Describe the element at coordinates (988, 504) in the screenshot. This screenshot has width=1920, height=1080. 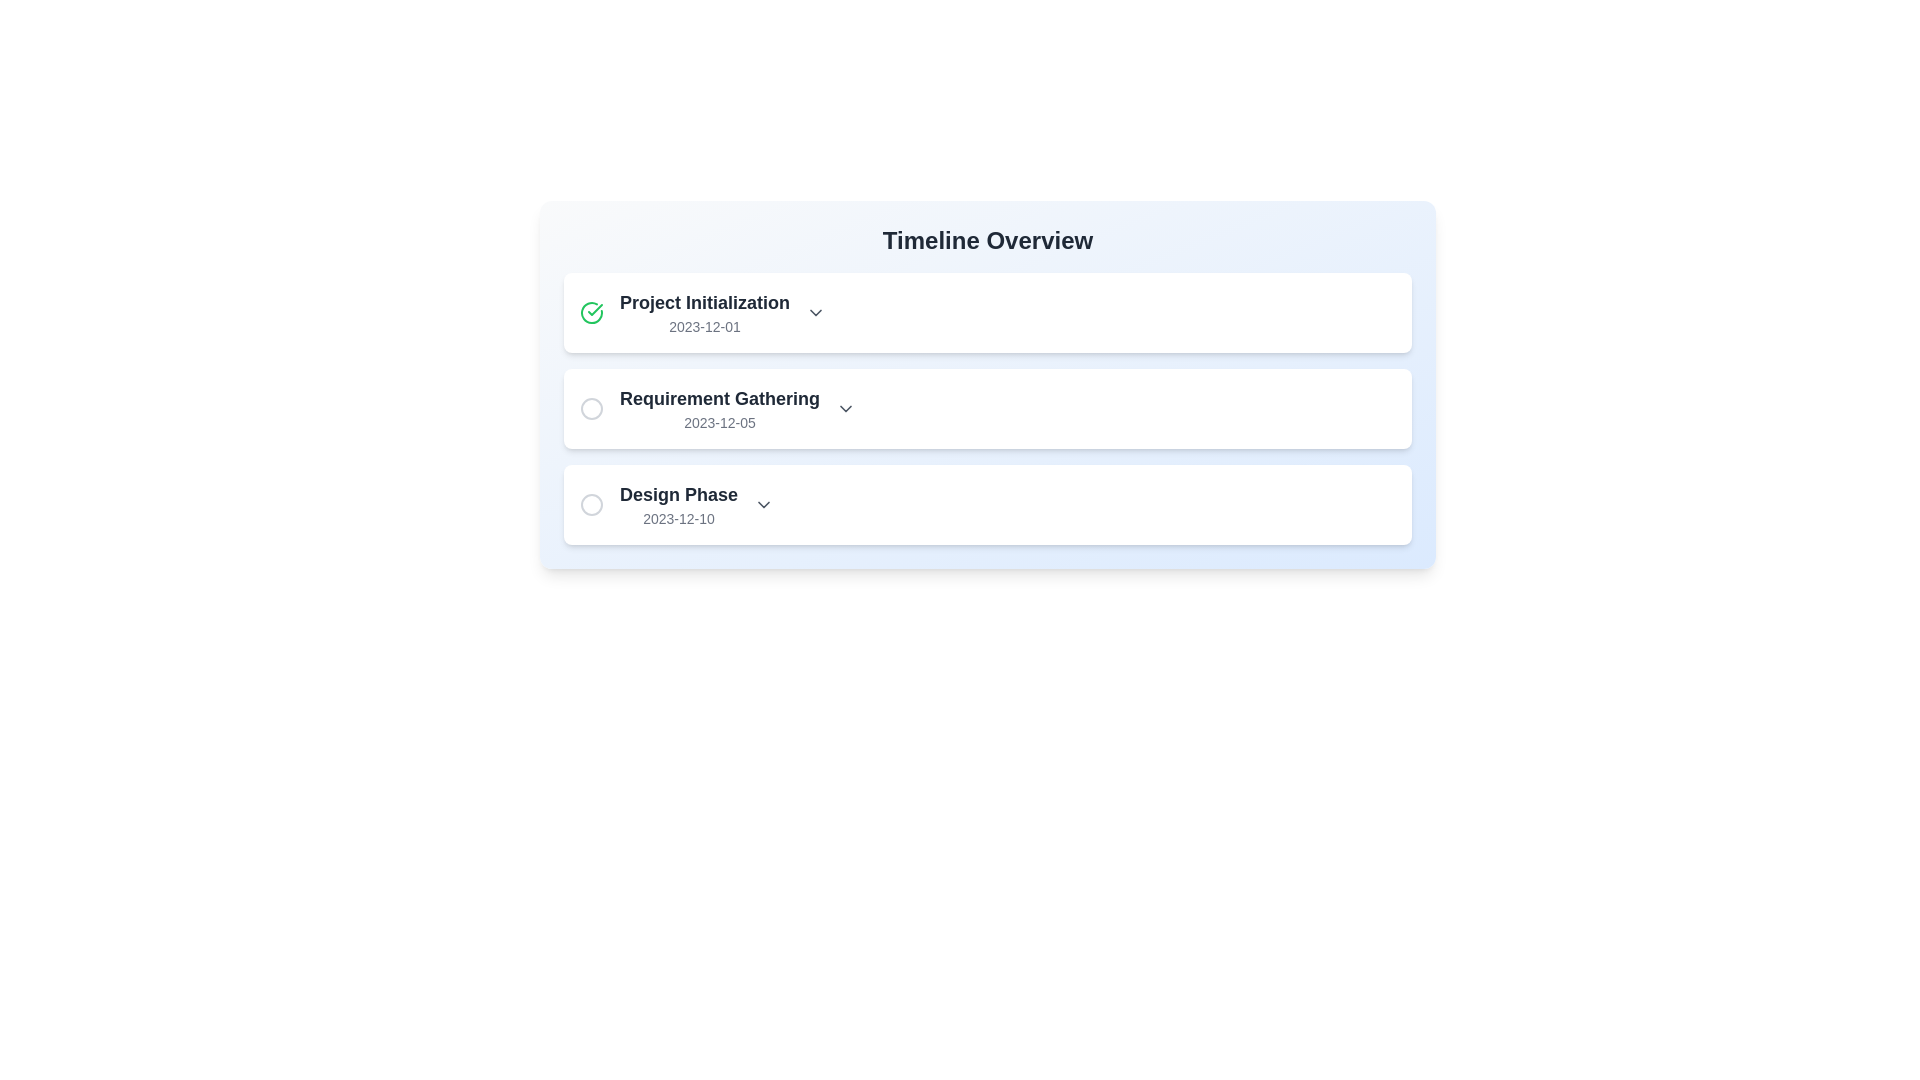
I see `the list item labeled 'Design Phase'` at that location.